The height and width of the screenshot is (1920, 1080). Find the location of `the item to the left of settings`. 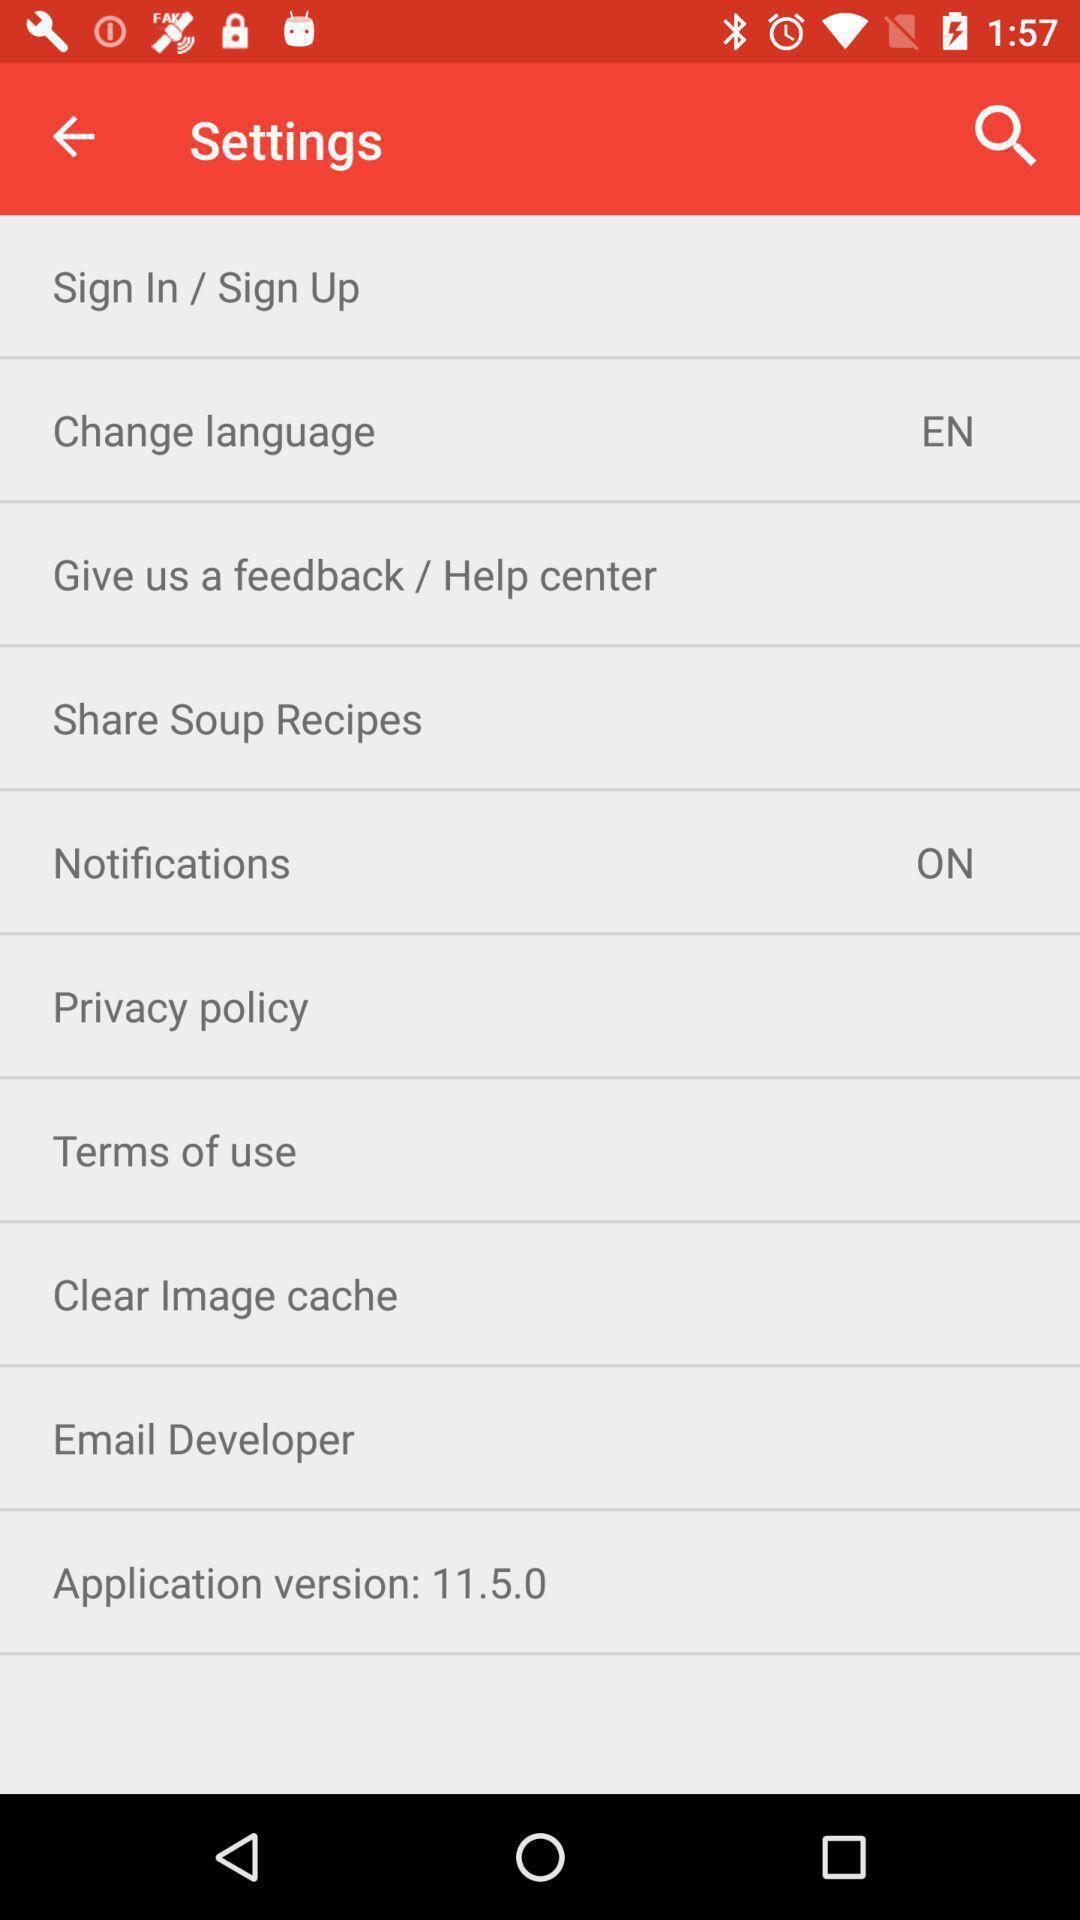

the item to the left of settings is located at coordinates (72, 135).